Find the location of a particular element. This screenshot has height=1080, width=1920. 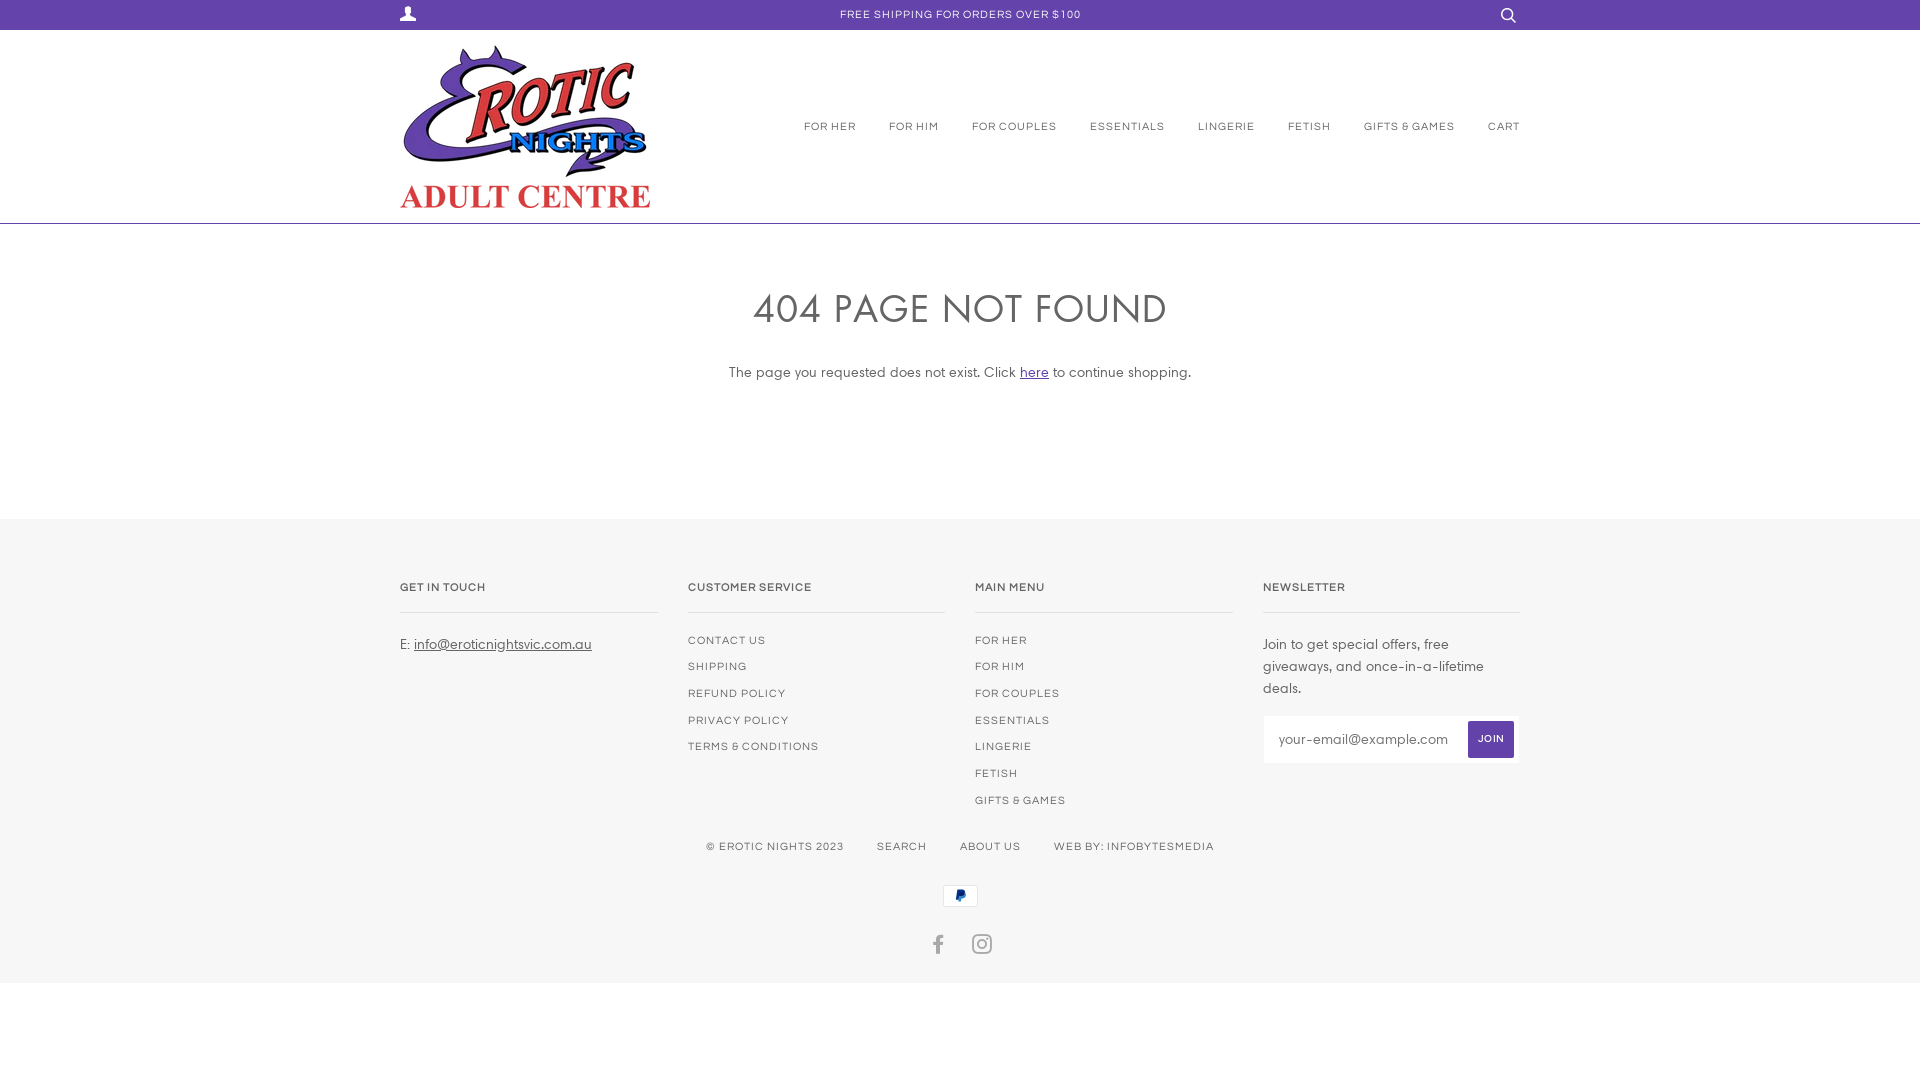

'TERMS & CONDITIONS' is located at coordinates (752, 746).